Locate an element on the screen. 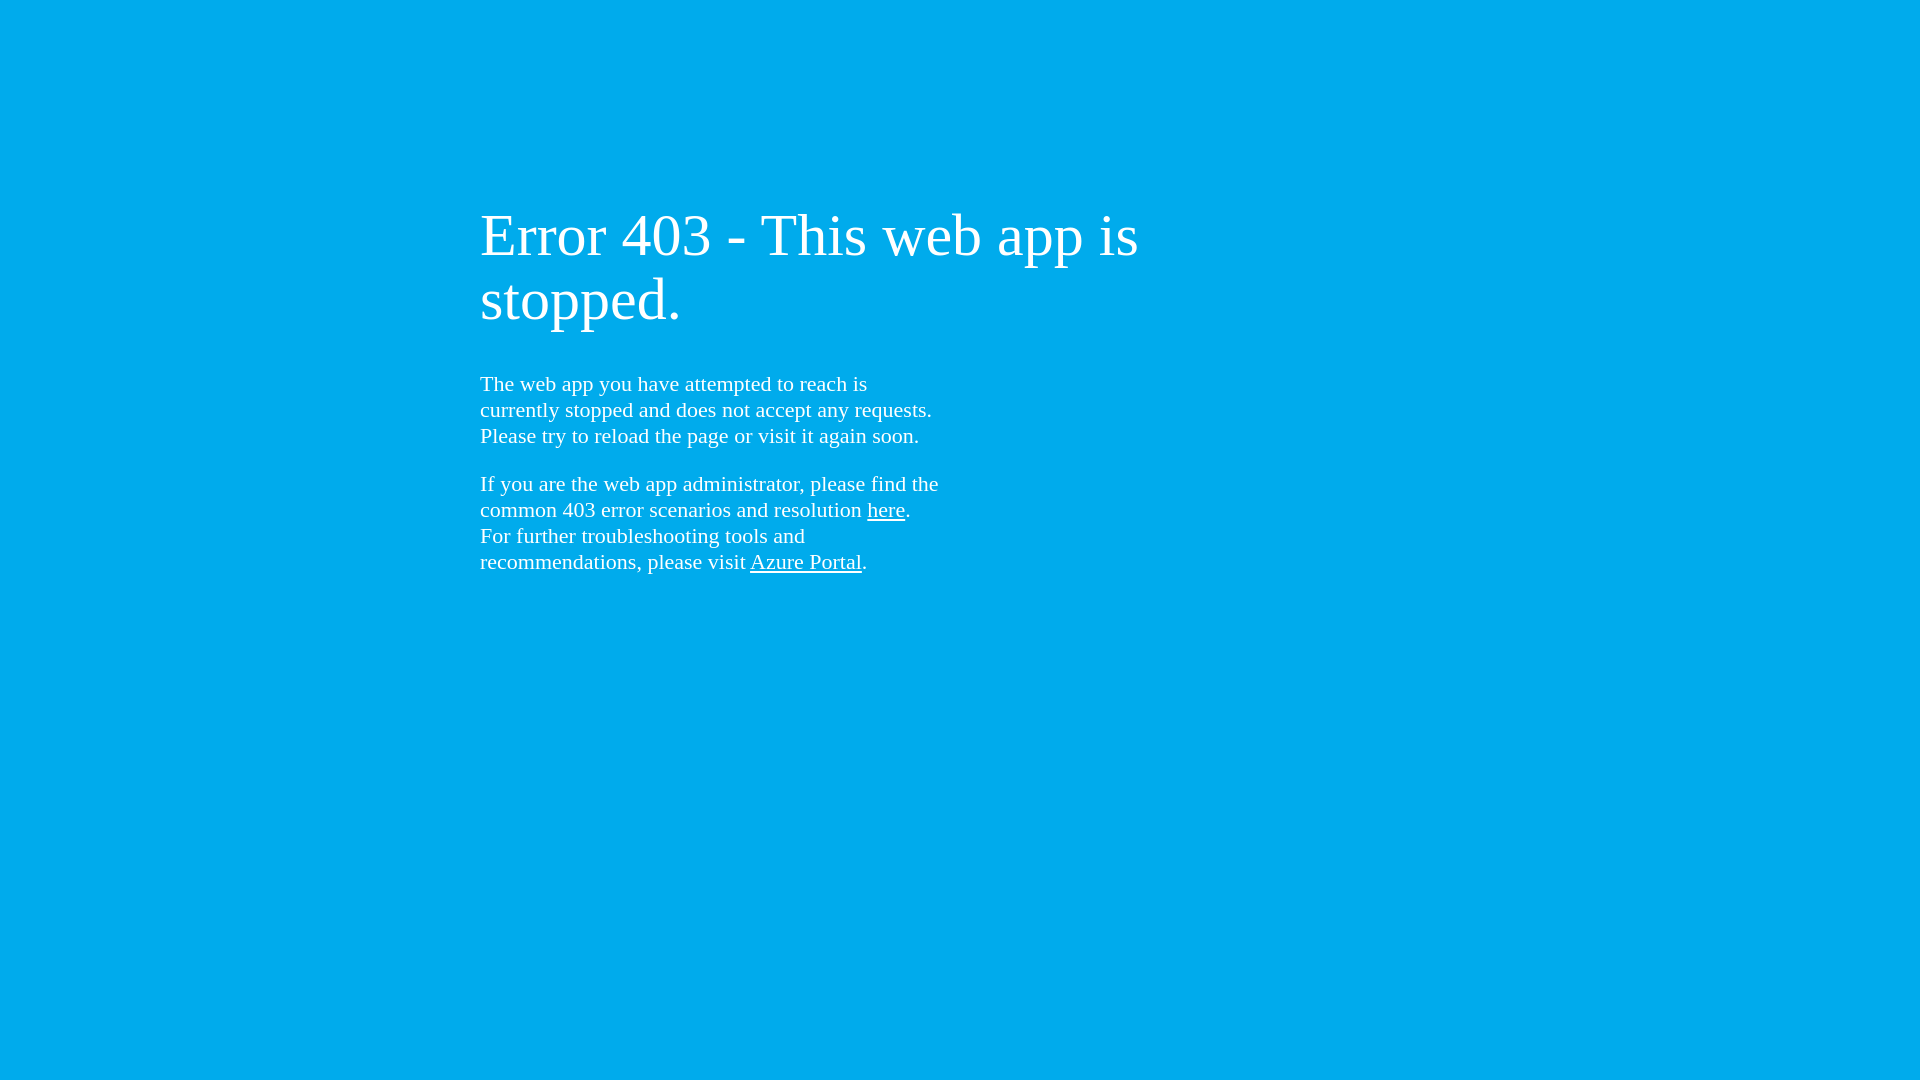 The height and width of the screenshot is (1080, 1920). 'Azure Portal' is located at coordinates (748, 561).